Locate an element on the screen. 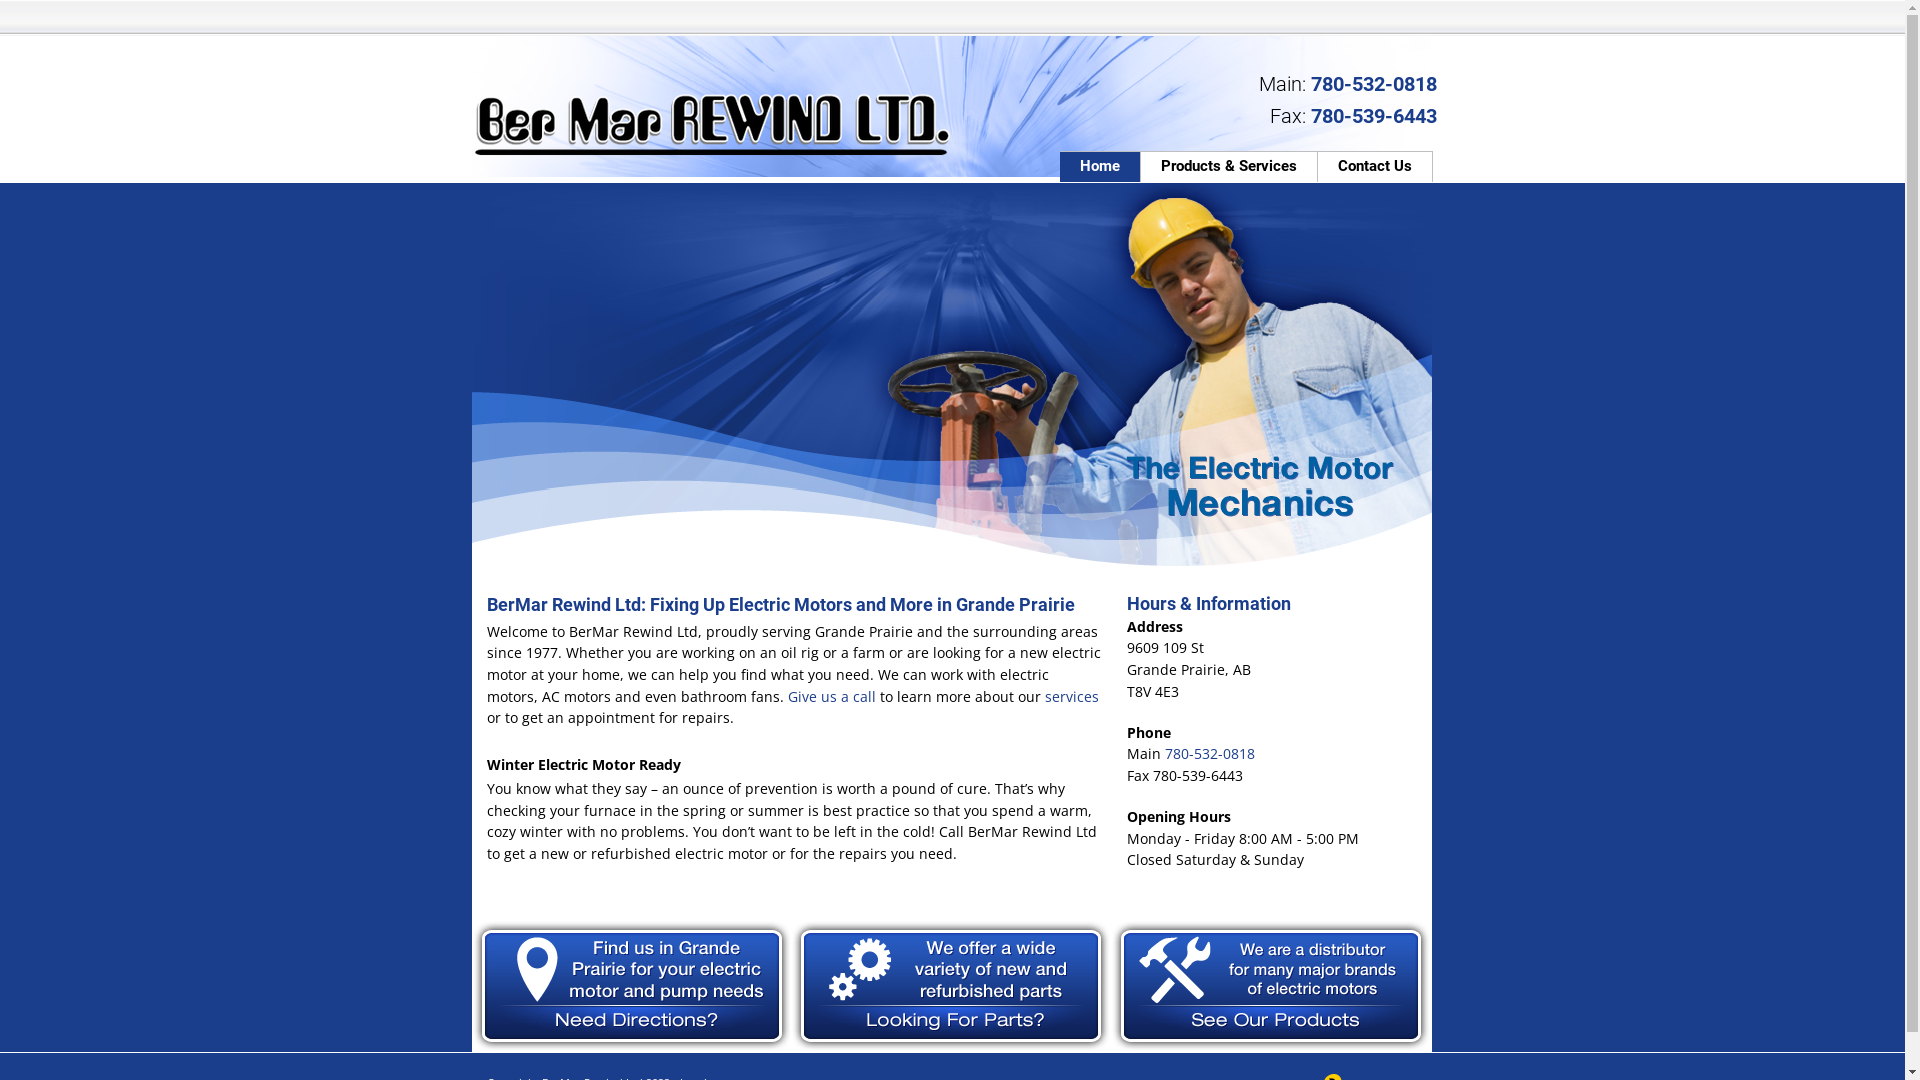 The image size is (1920, 1080). 'services' is located at coordinates (1068, 695).